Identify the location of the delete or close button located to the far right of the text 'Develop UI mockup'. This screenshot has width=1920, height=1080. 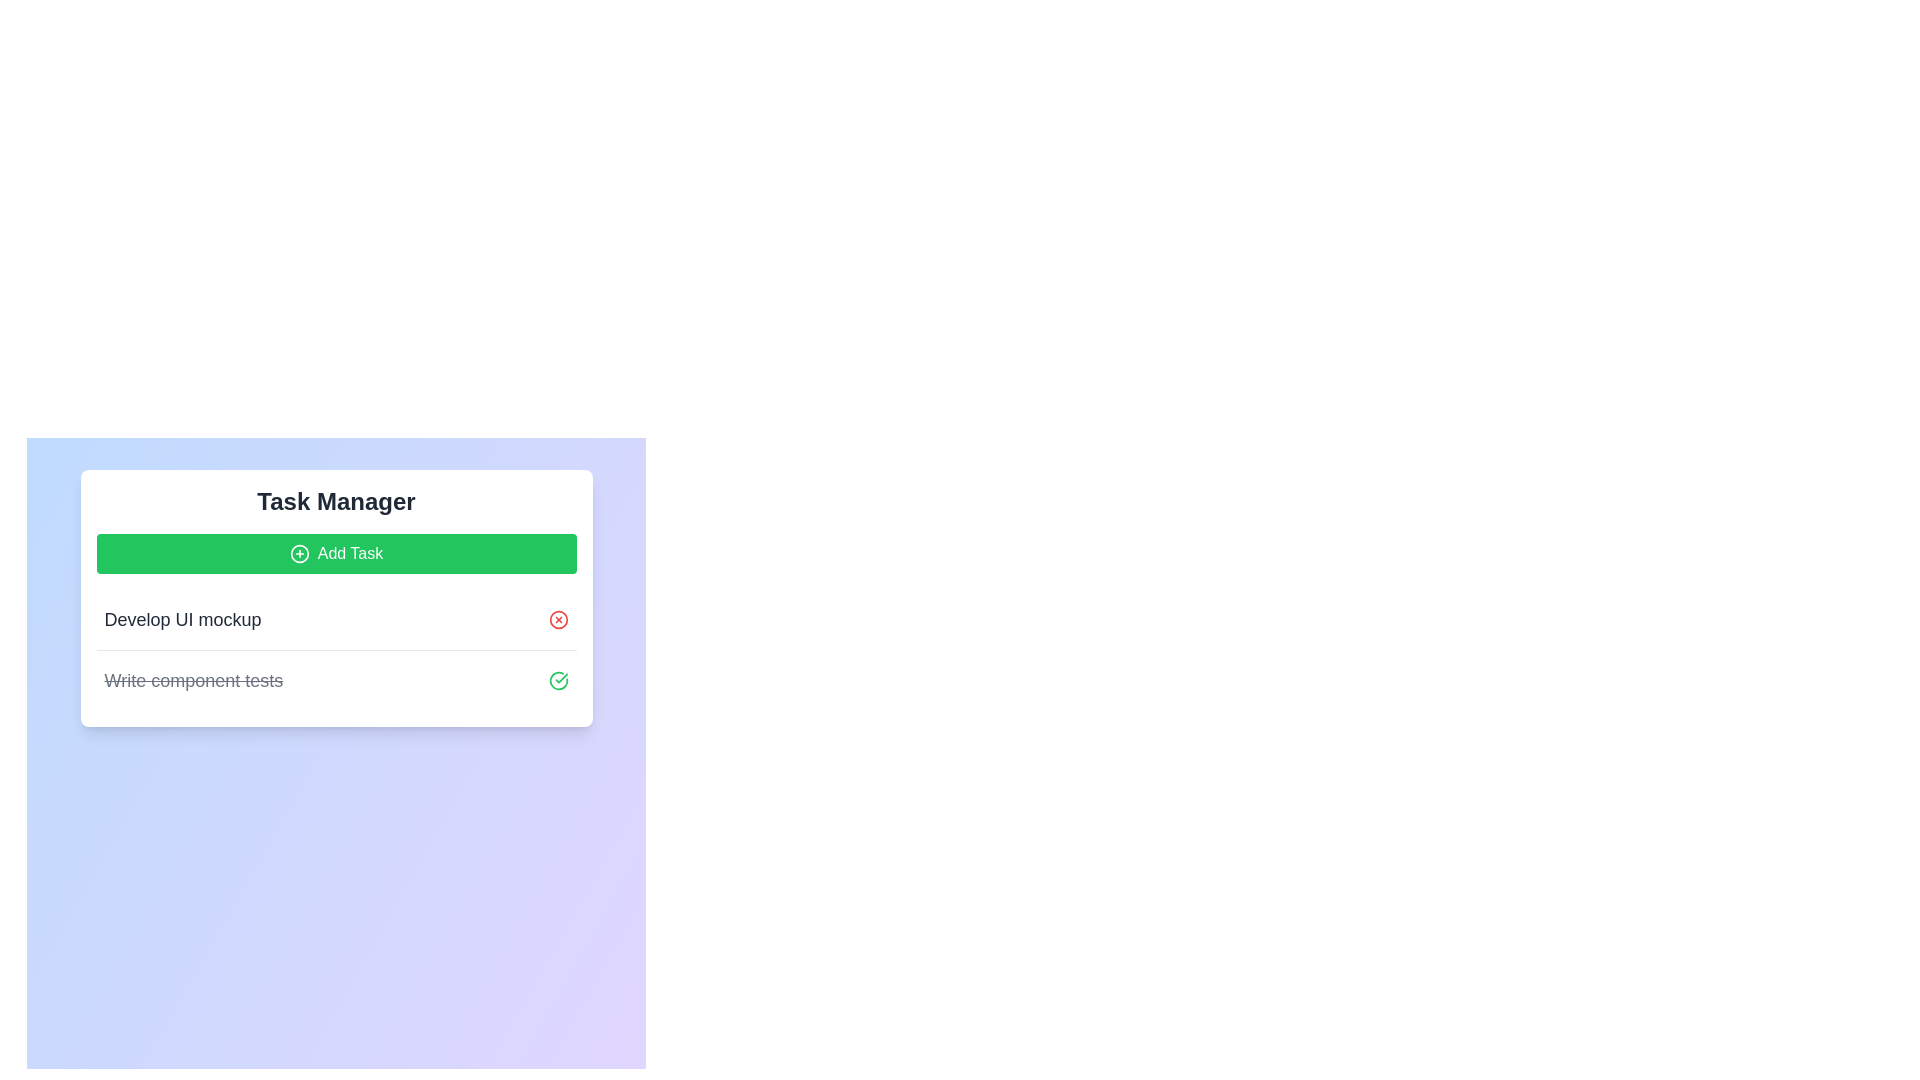
(558, 619).